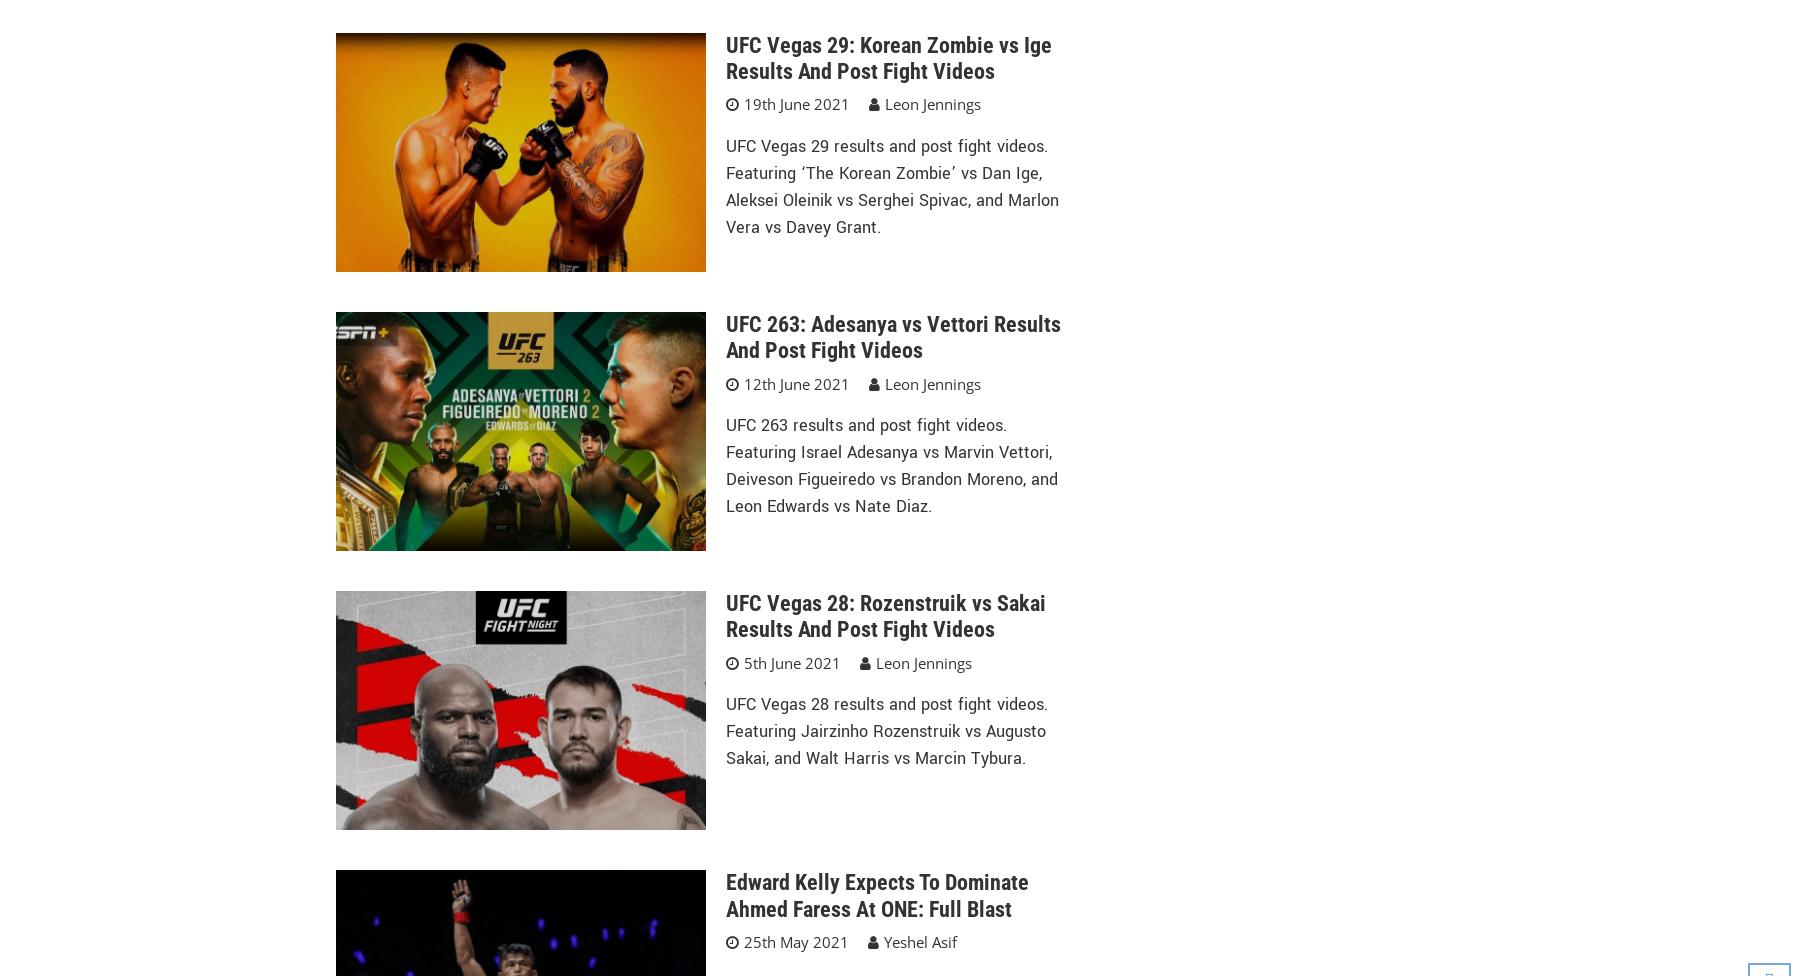  I want to click on 'UFC Vegas 28 results and post fight videos. Featuring Jairzinho Rozenstruik vs Augusto Sakai, and Walt Harris vs Marcin Tybura.', so click(885, 730).